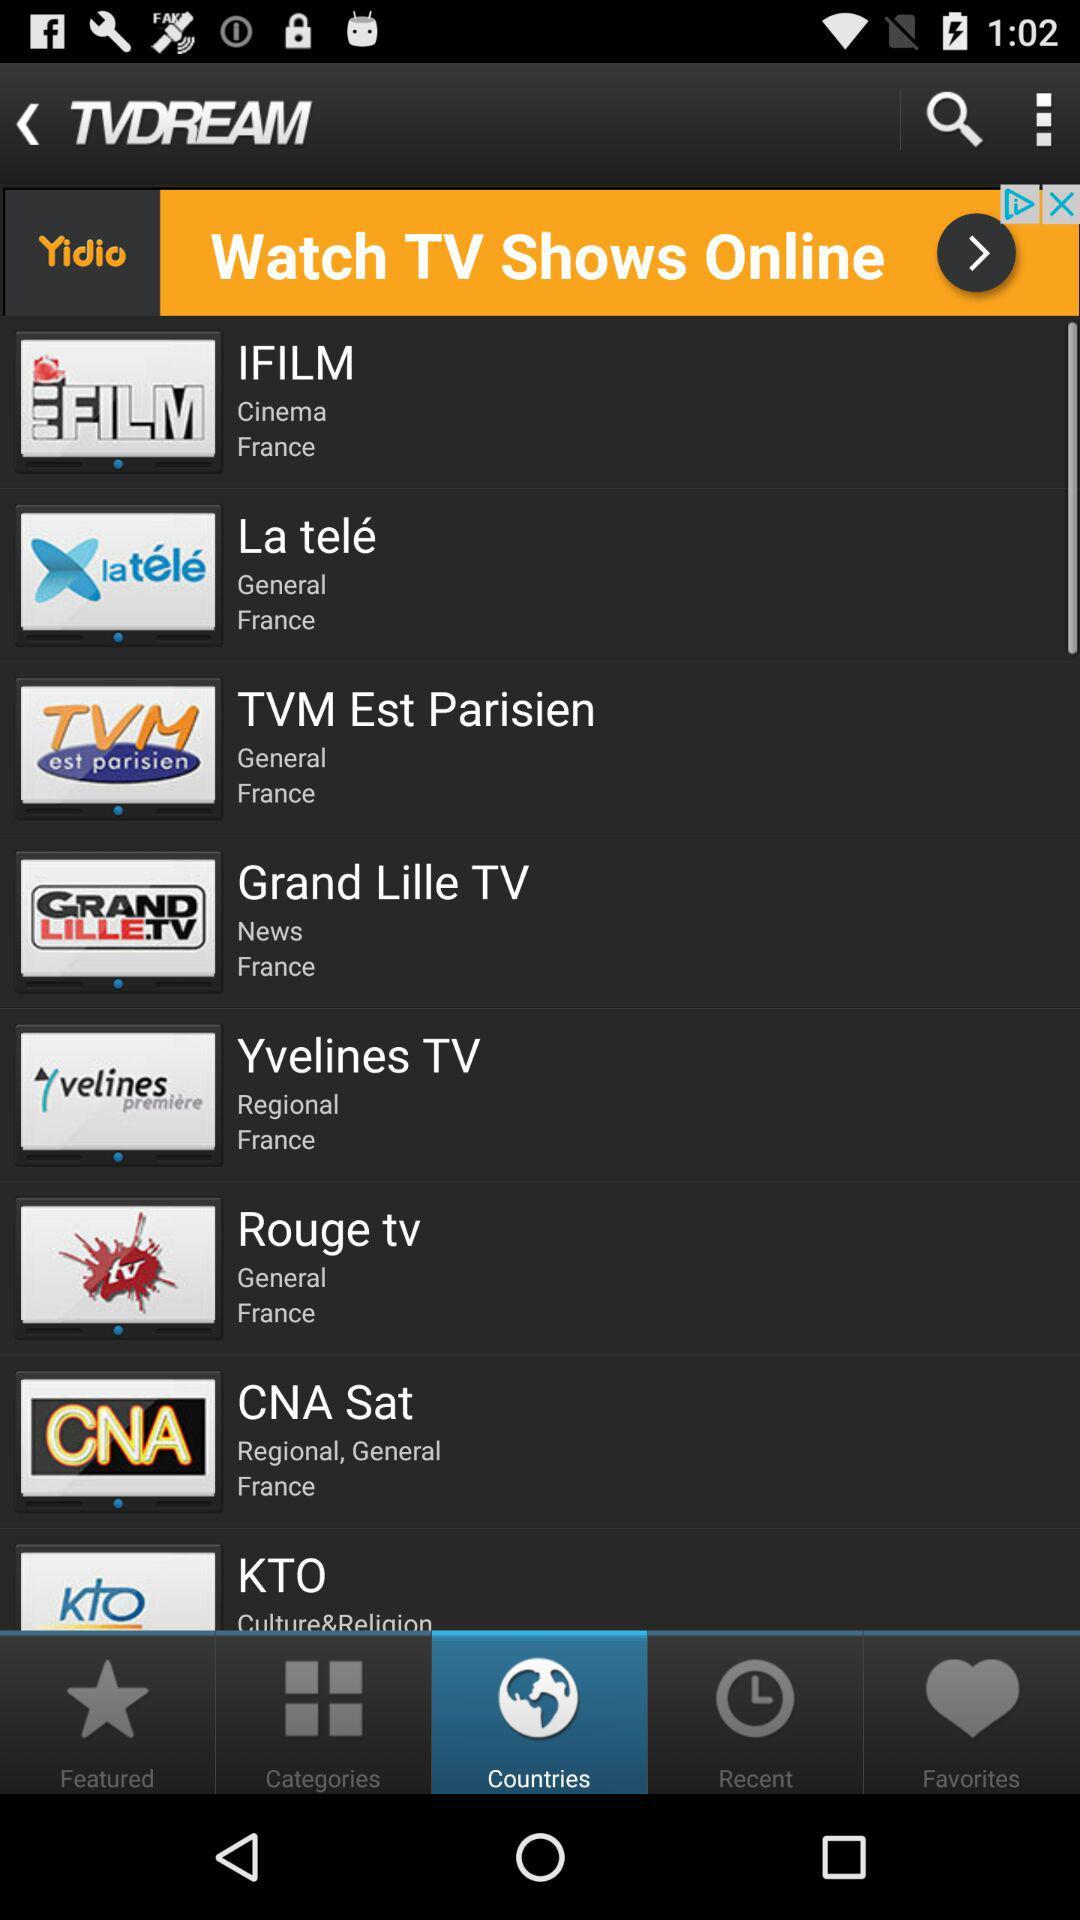 Image resolution: width=1080 pixels, height=1920 pixels. I want to click on other details option, so click(1042, 118).